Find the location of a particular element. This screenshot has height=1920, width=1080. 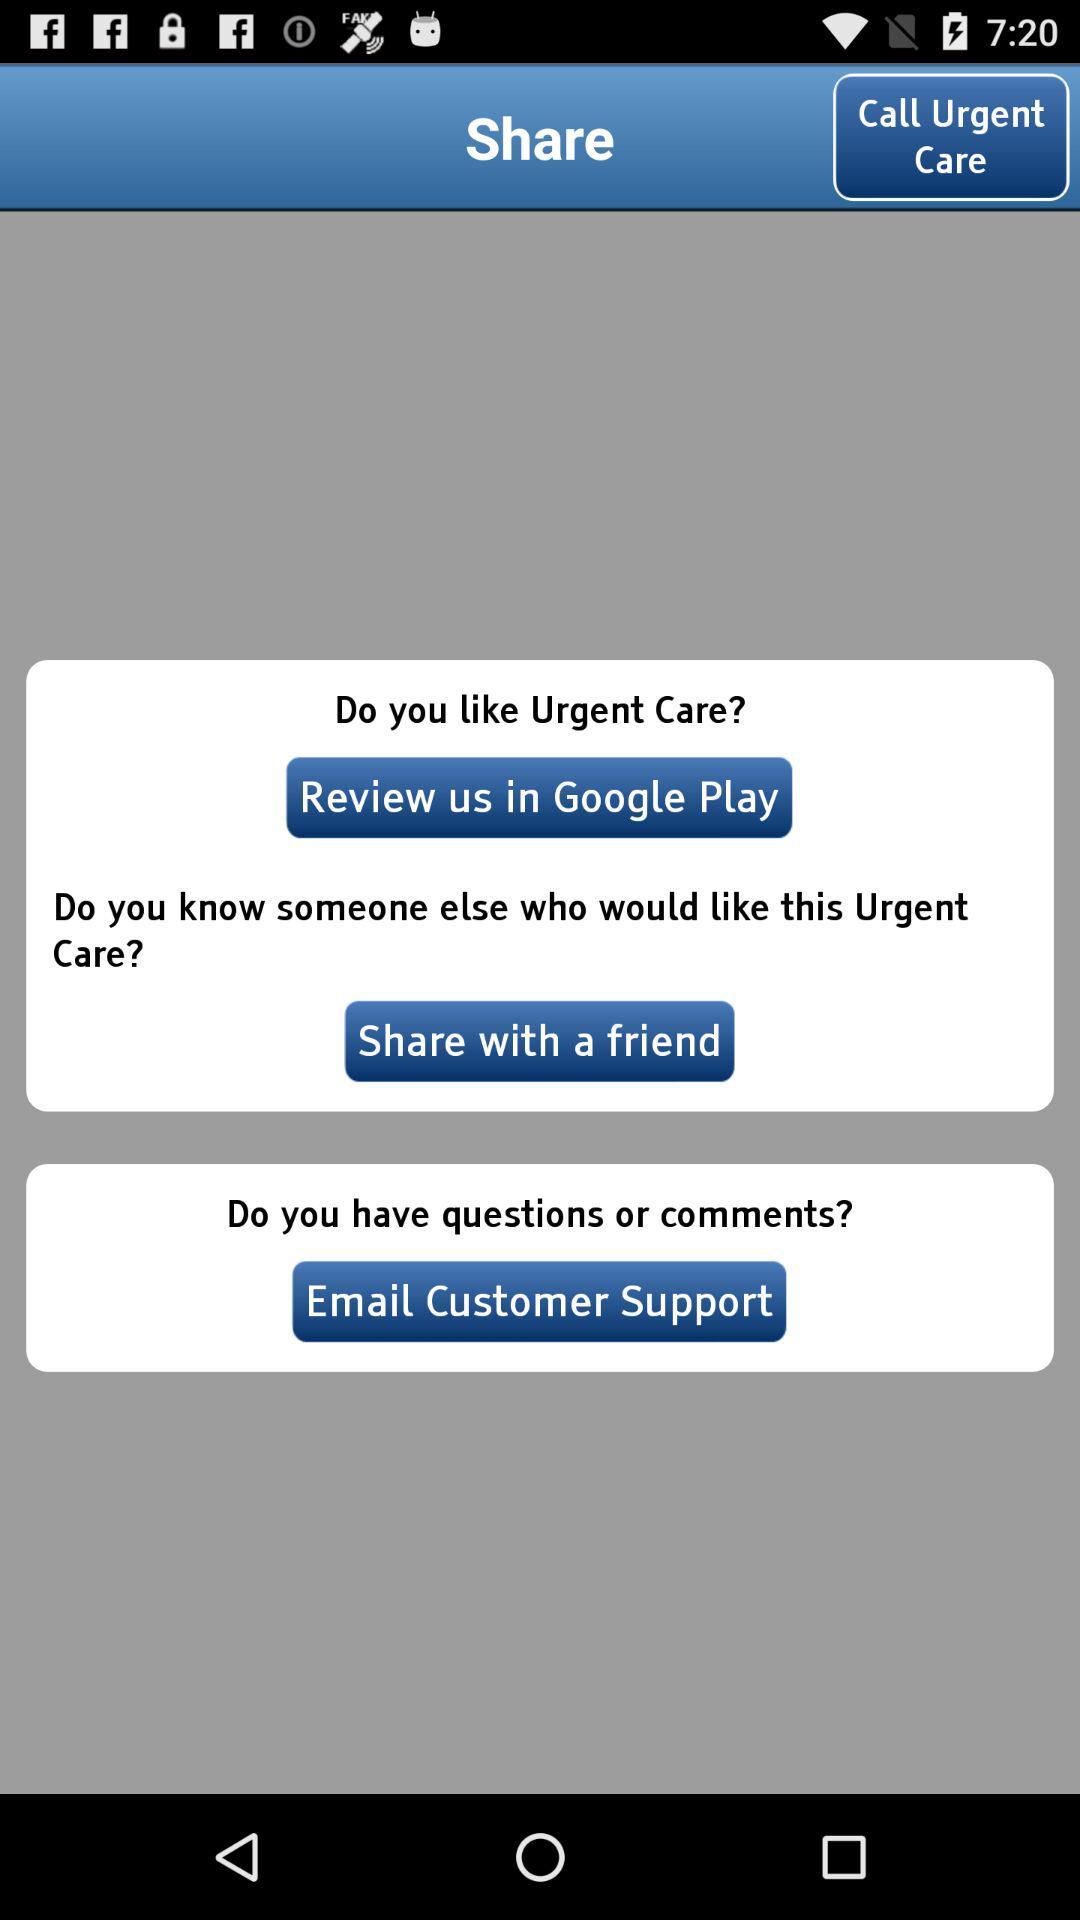

email customer support item is located at coordinates (538, 1301).